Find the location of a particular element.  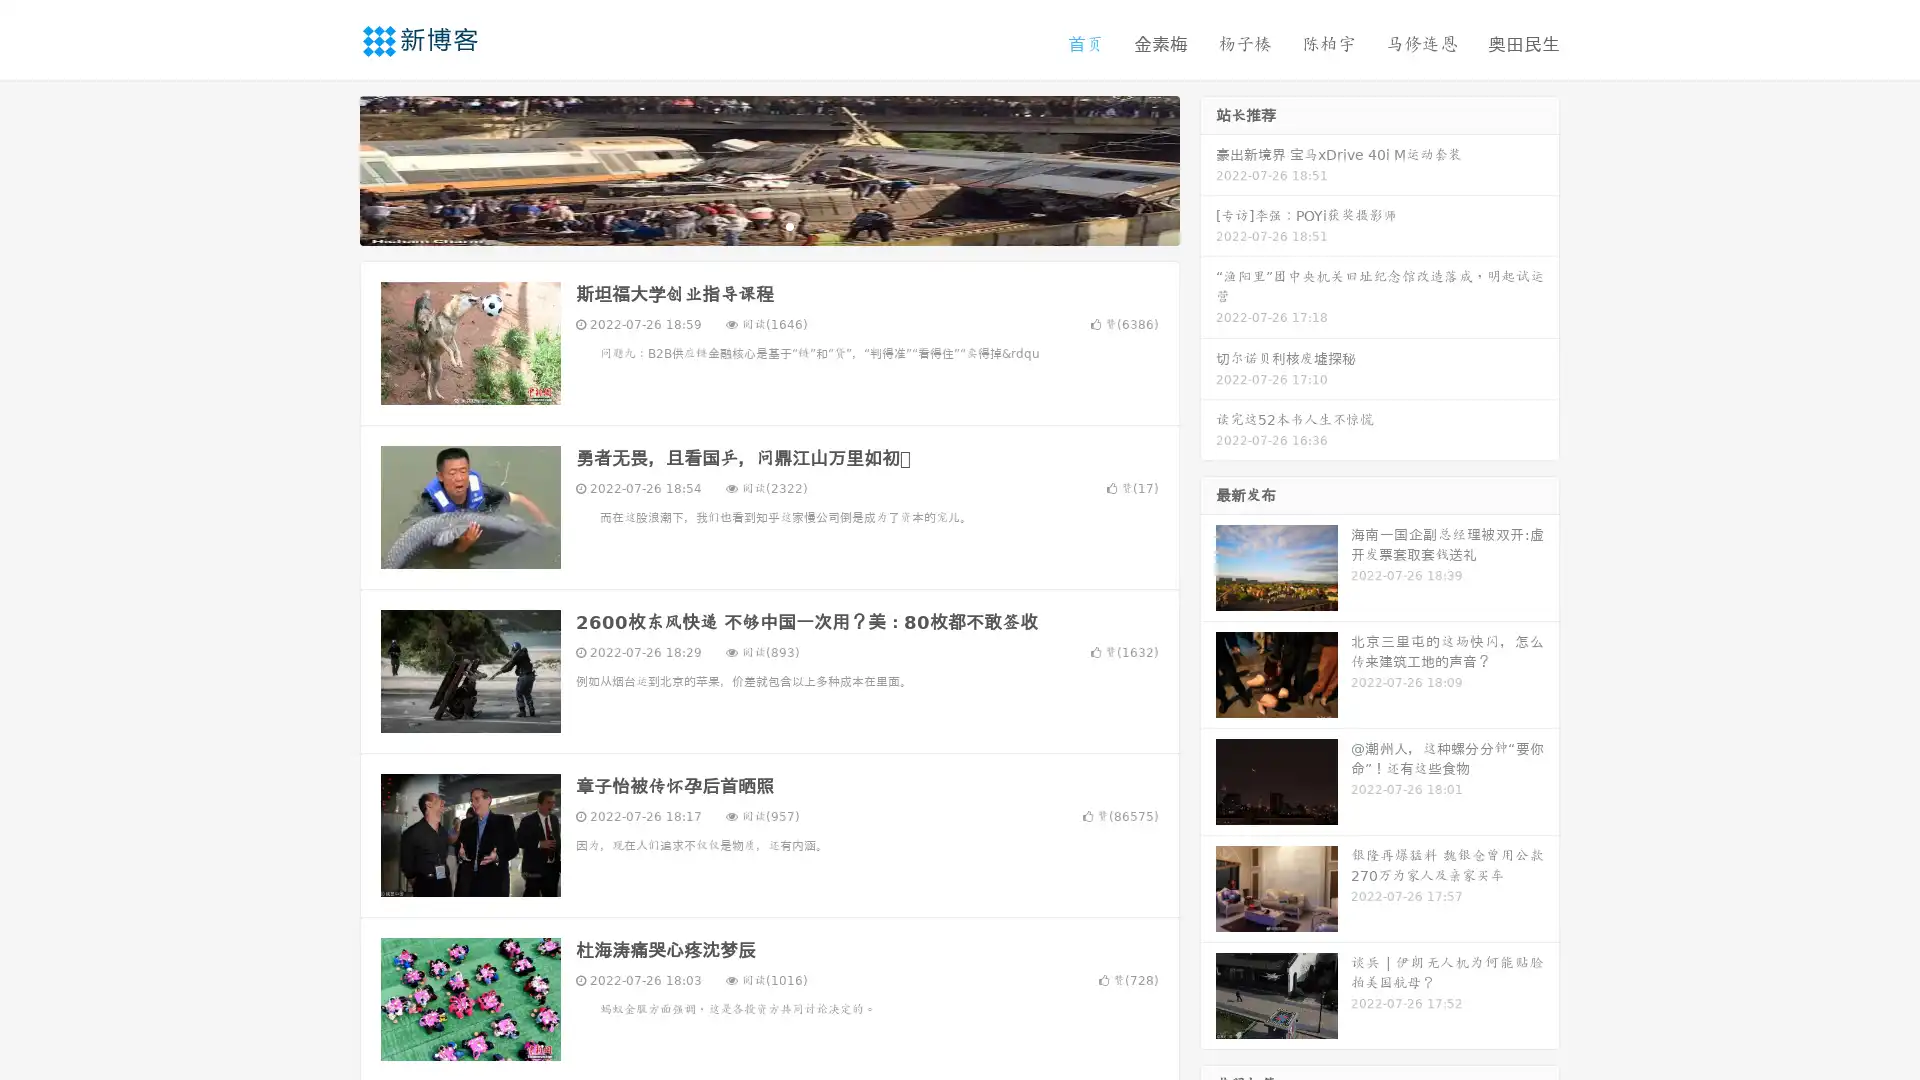

Go to slide 3 is located at coordinates (789, 225).